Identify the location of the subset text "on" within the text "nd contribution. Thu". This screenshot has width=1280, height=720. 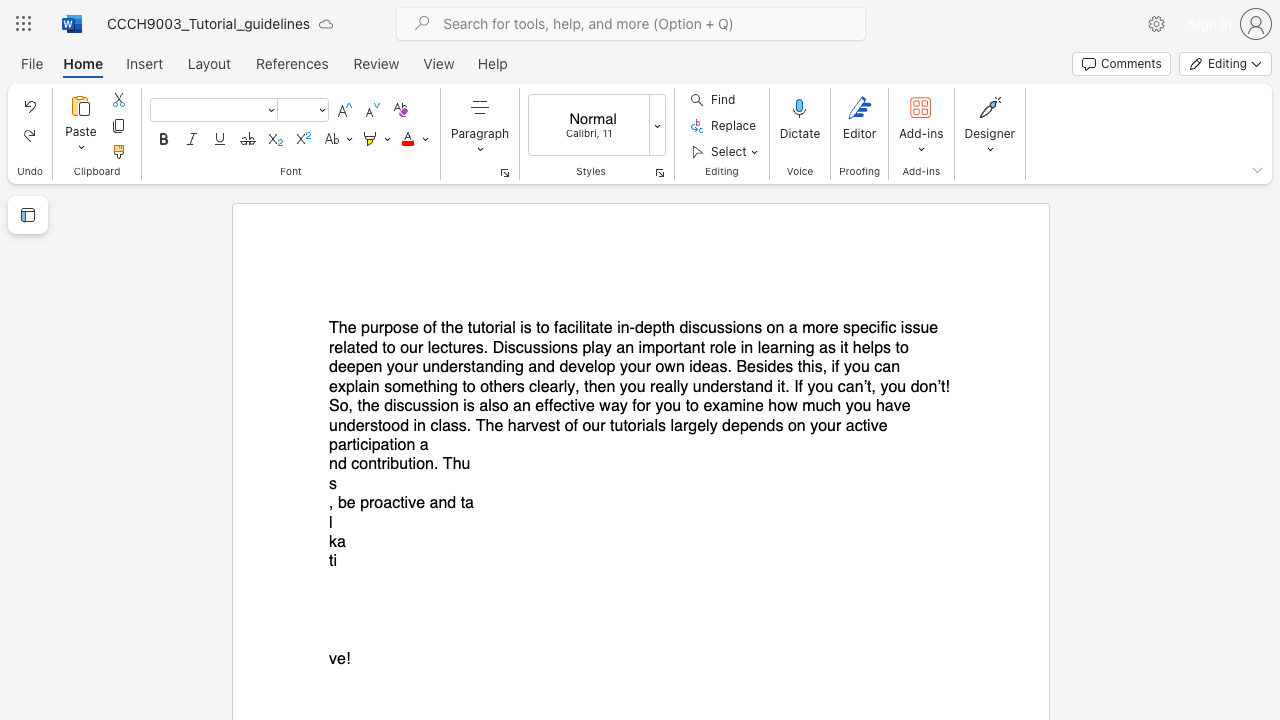
(359, 464).